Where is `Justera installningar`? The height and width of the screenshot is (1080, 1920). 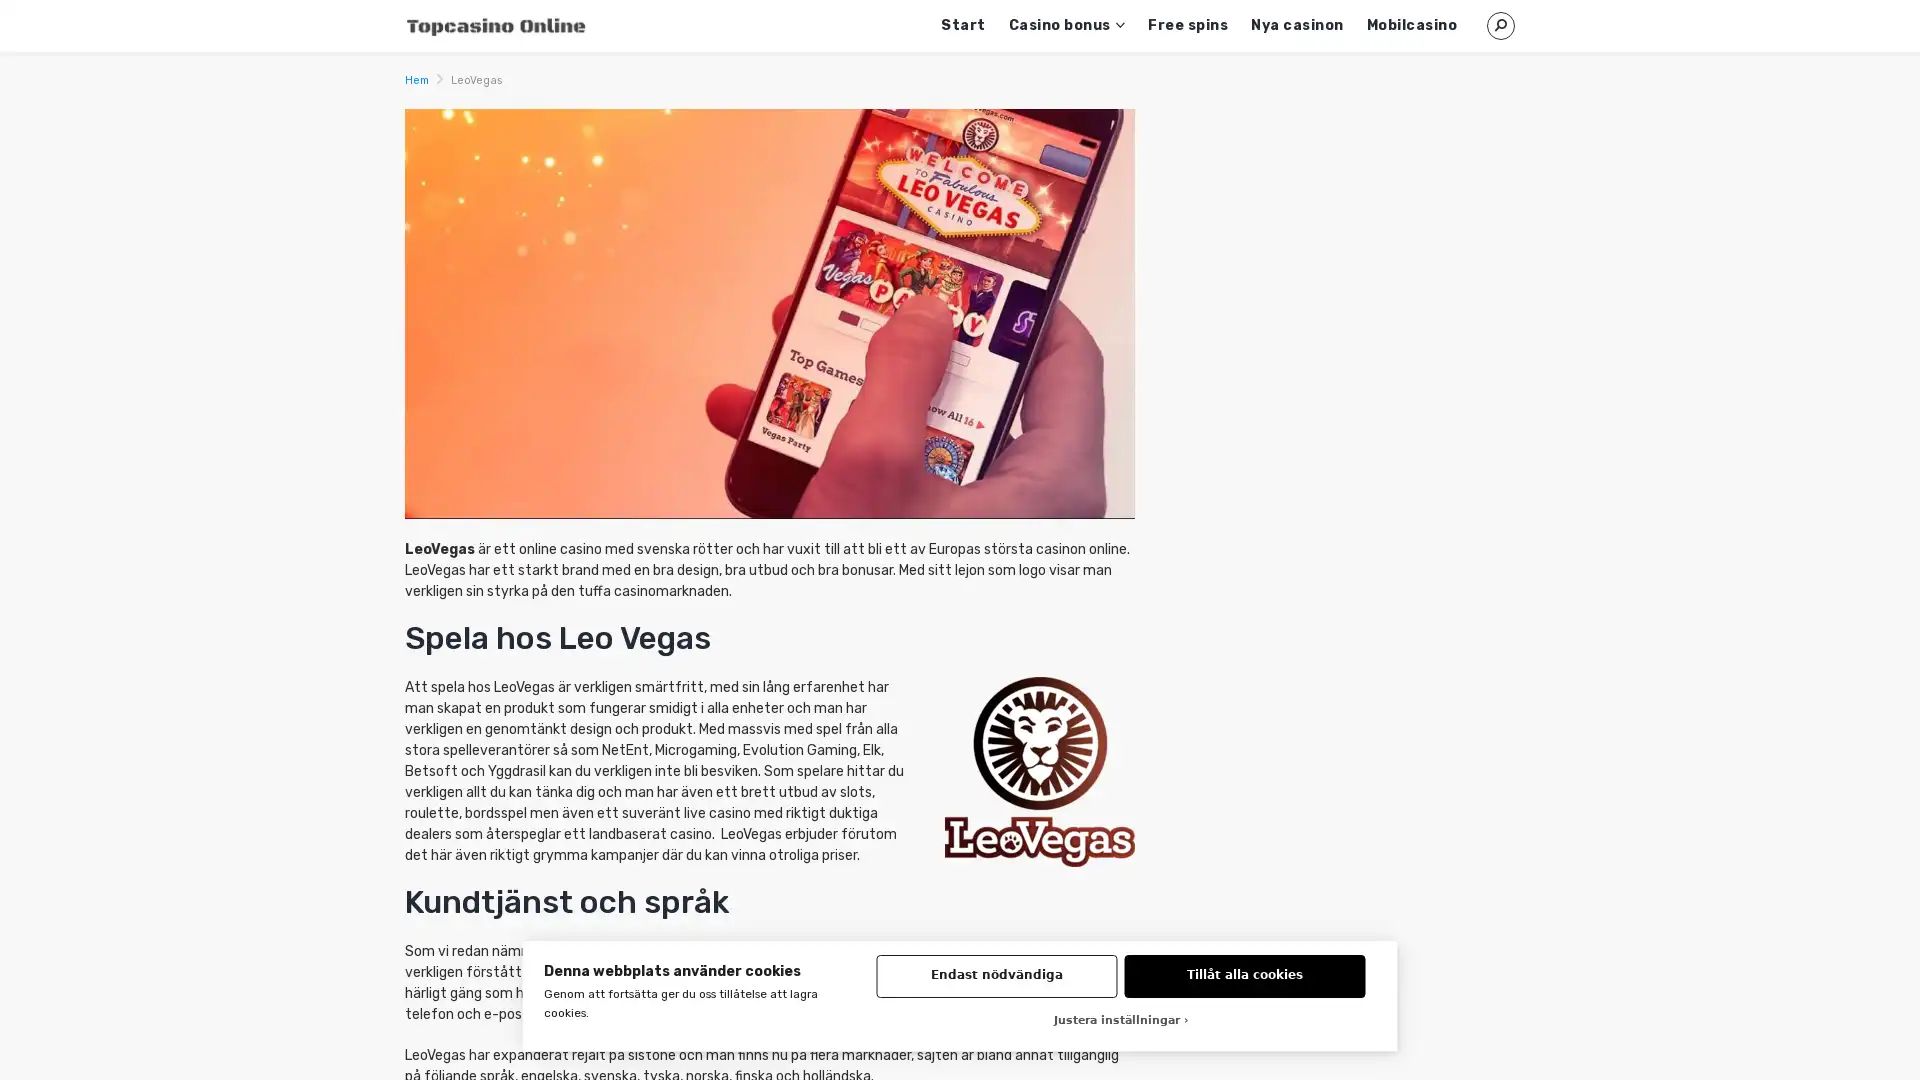 Justera installningar is located at coordinates (1121, 1021).